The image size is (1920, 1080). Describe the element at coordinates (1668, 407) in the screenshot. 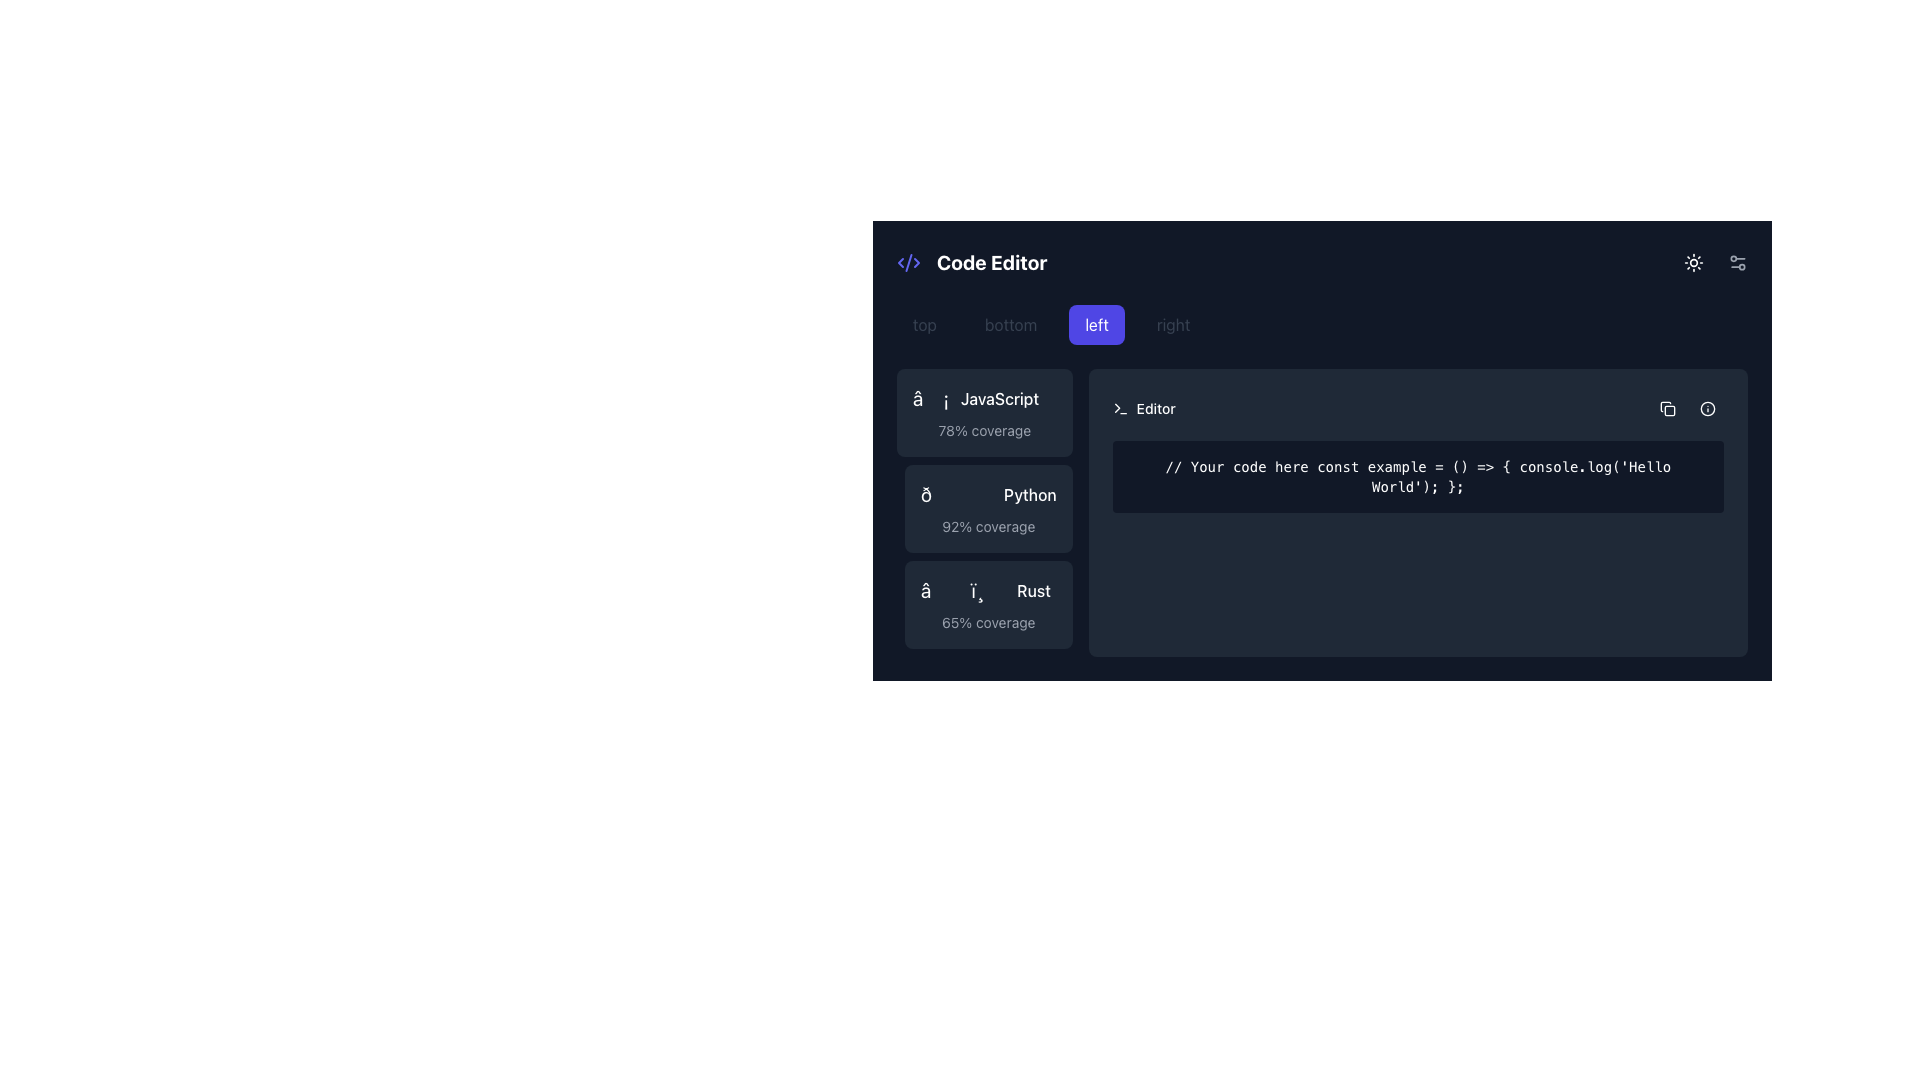

I see `the document copy icon located in the top-right corner of the editor pane` at that location.